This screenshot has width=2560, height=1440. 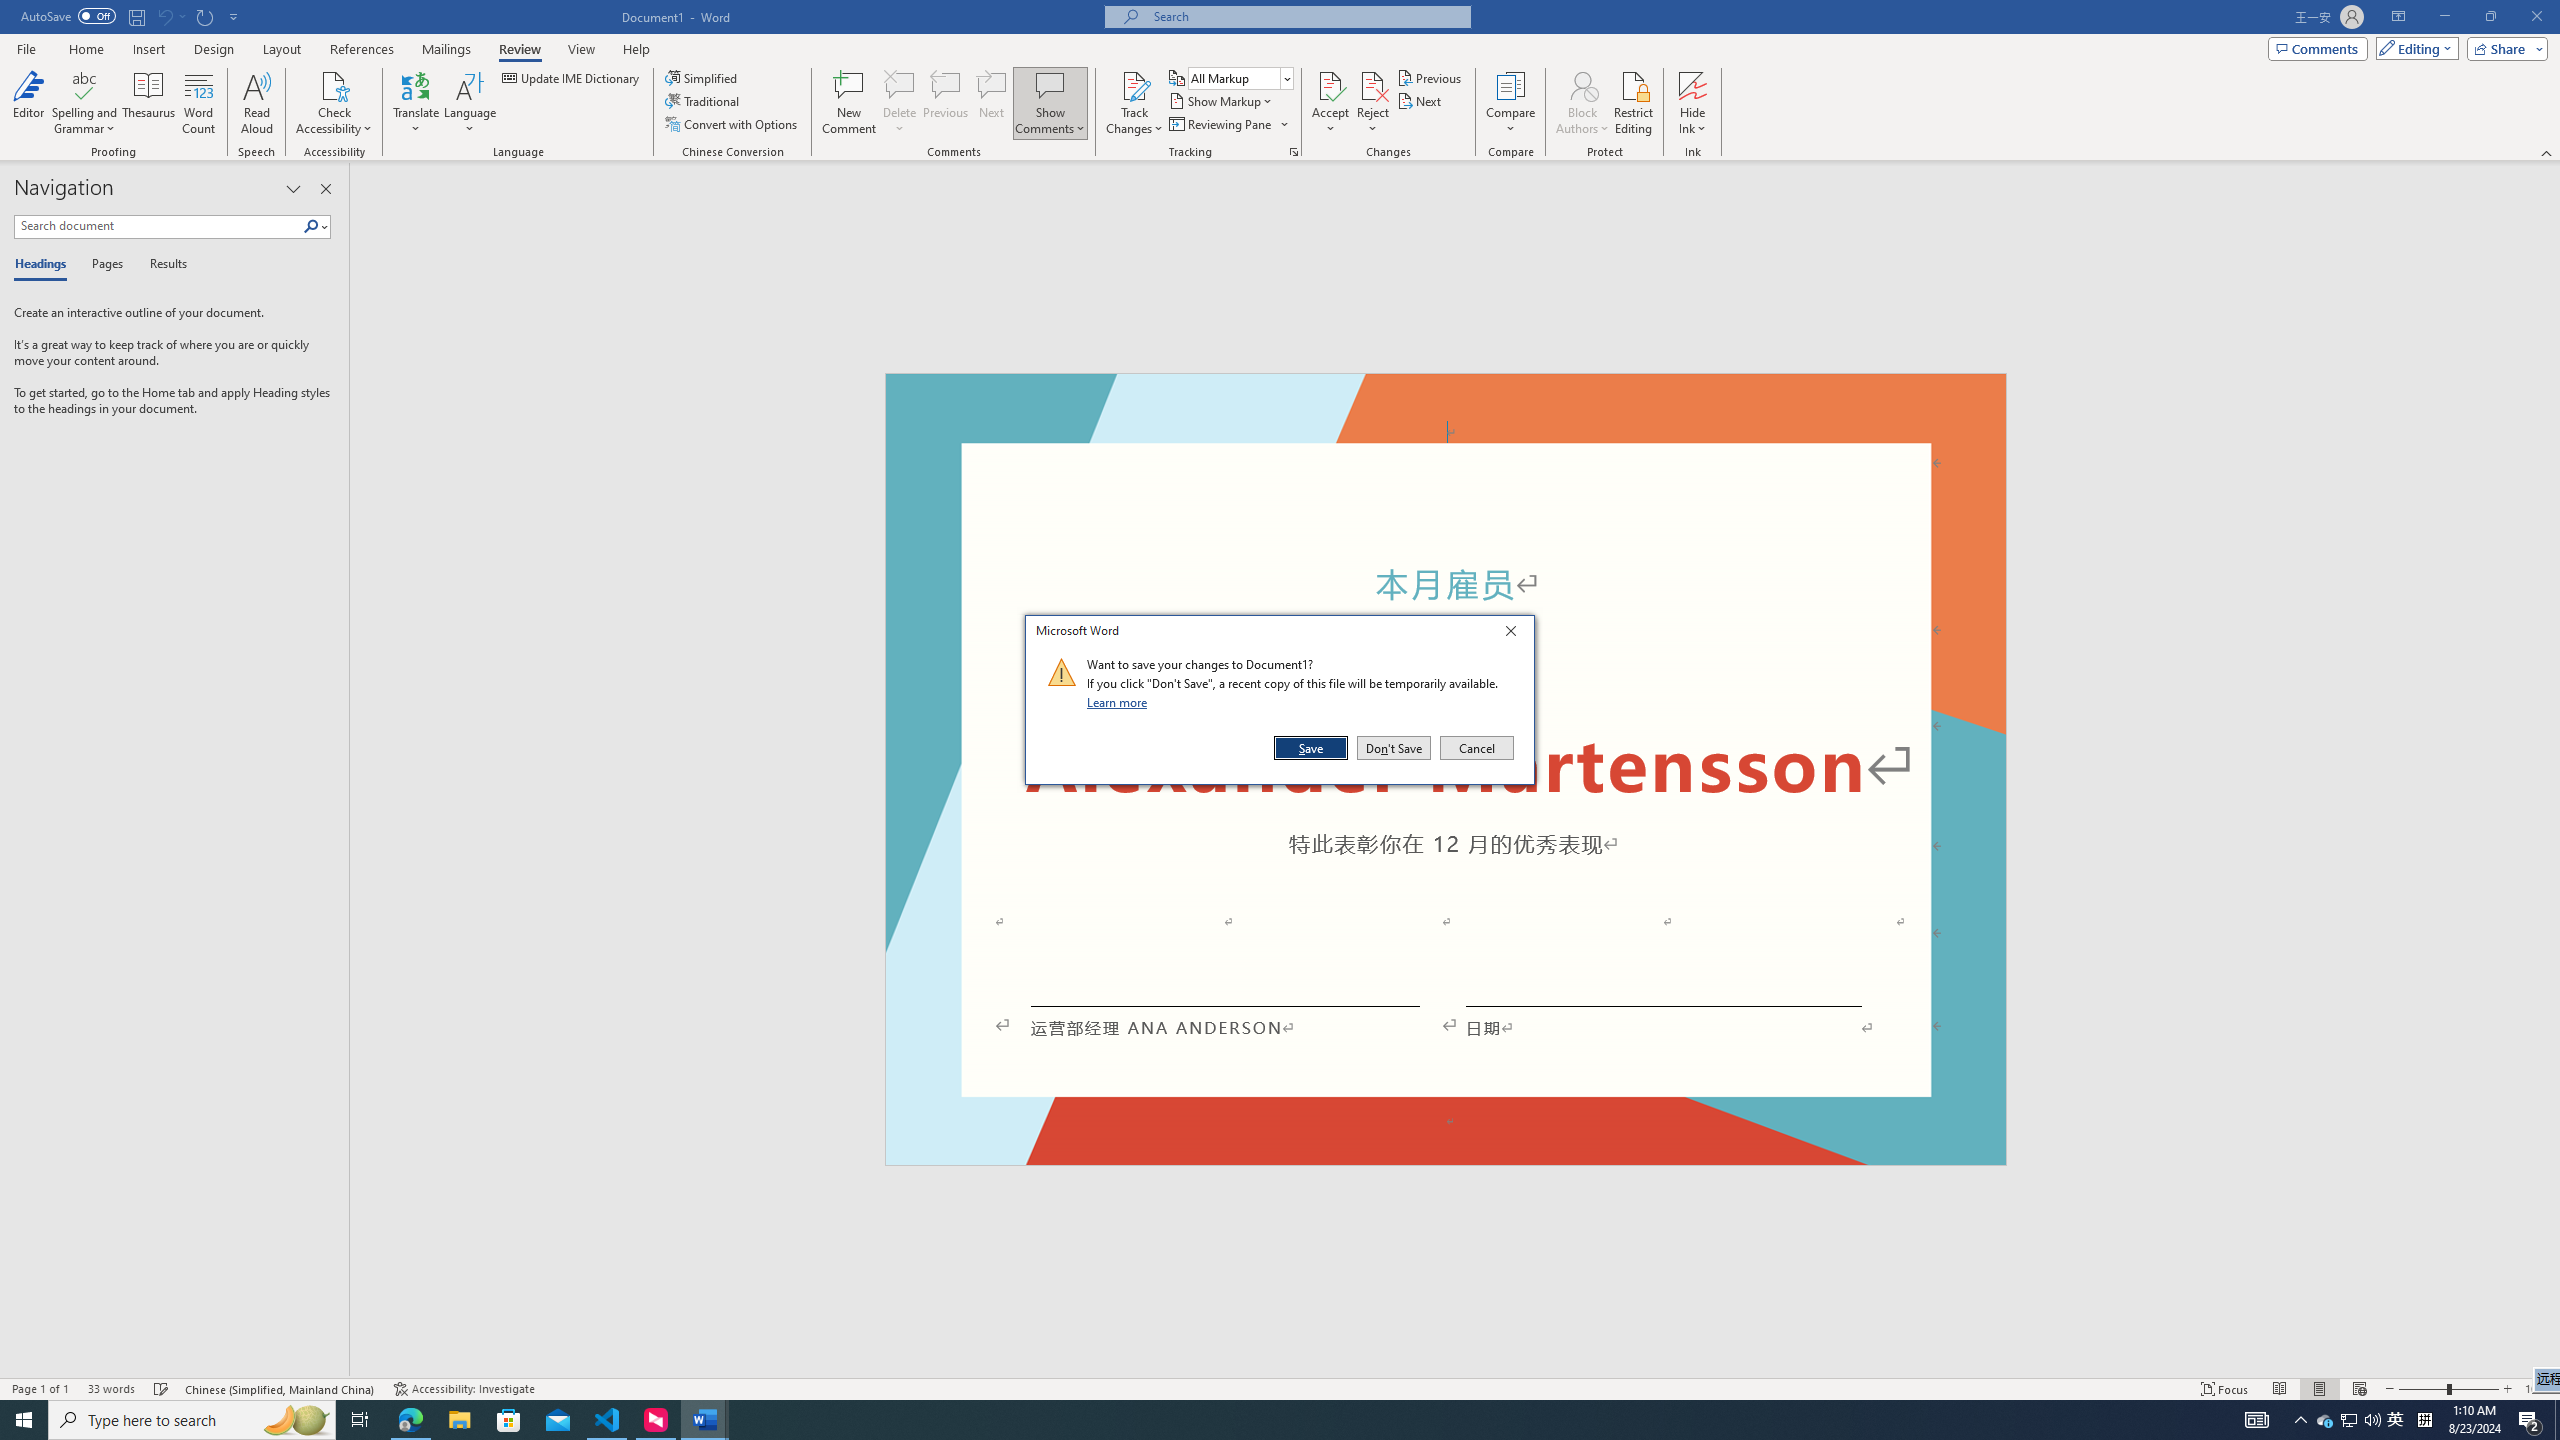 I want to click on 'Page Number Page 1 of 1', so click(x=40, y=1389).